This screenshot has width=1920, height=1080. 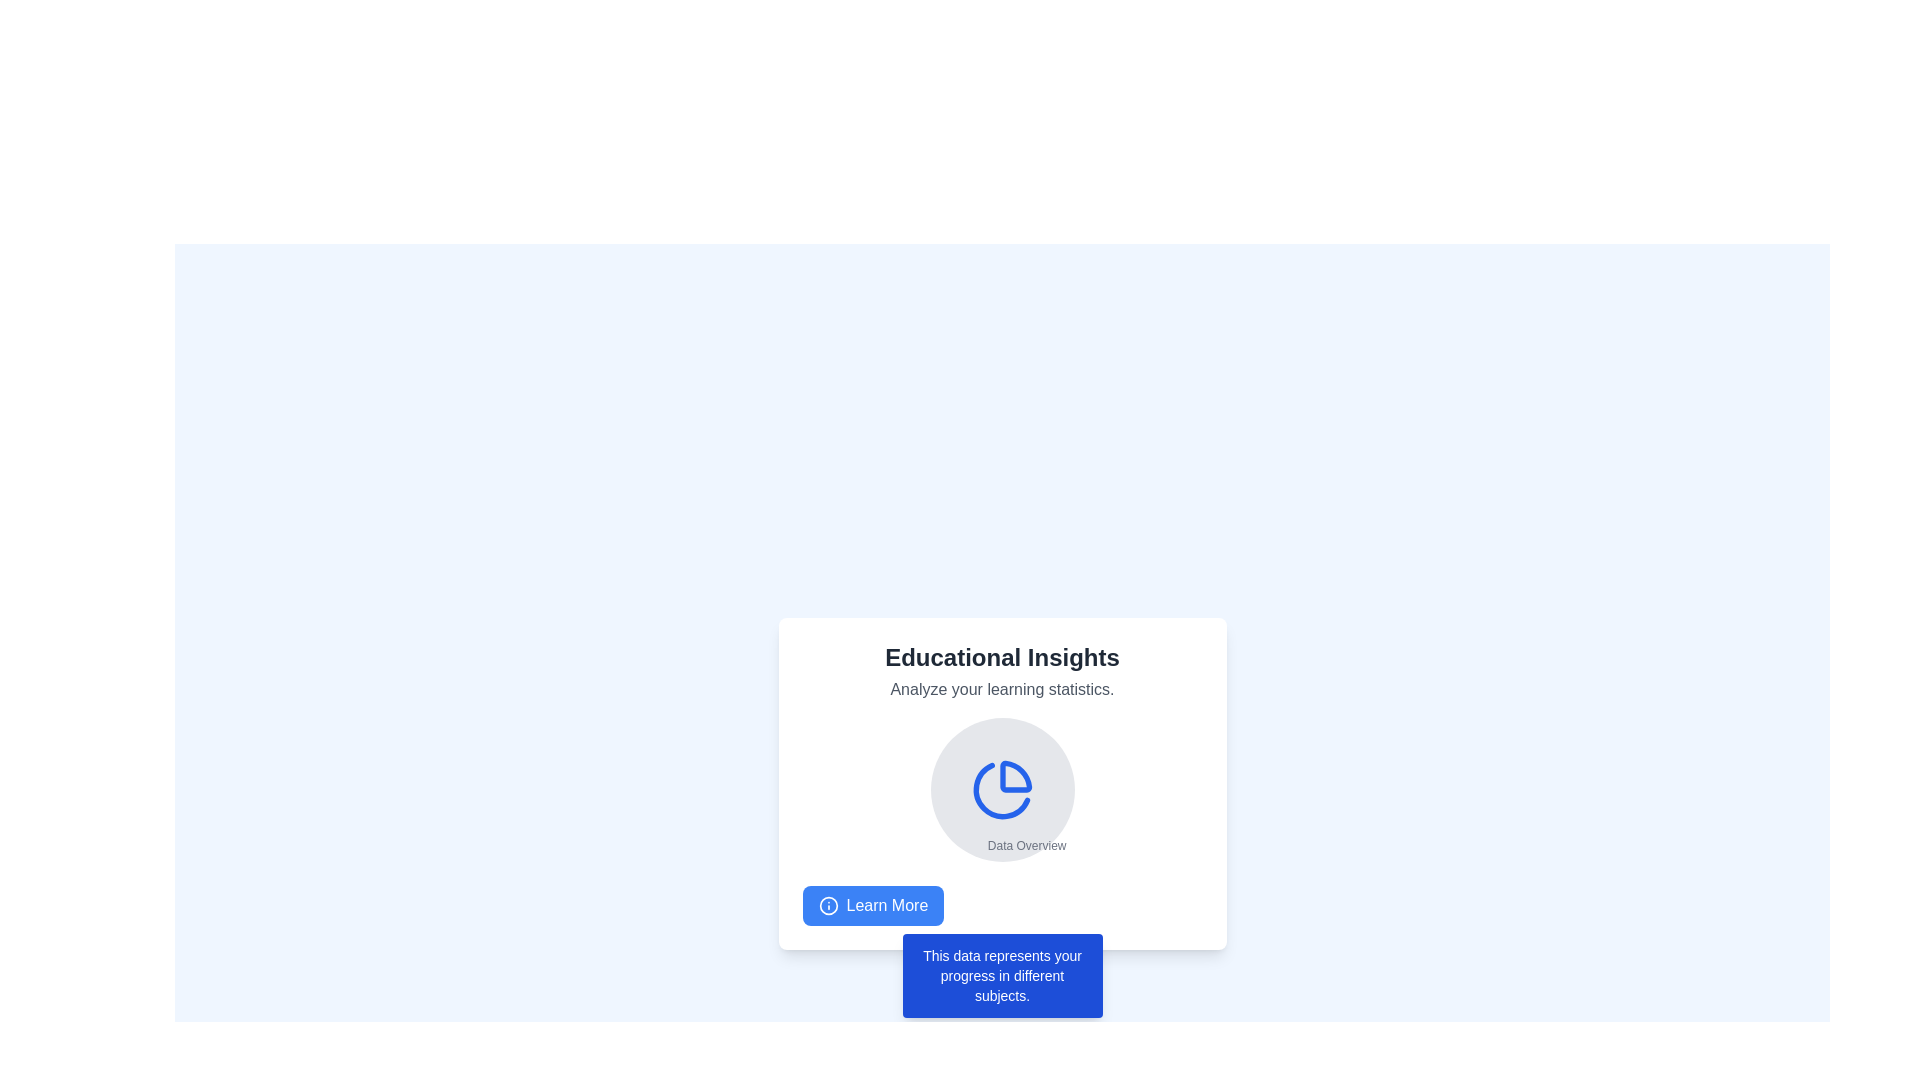 I want to click on the design of the second segment of the pie chart with a blue stroke, located in the center of the card titled 'Educational Insights', so click(x=1001, y=790).